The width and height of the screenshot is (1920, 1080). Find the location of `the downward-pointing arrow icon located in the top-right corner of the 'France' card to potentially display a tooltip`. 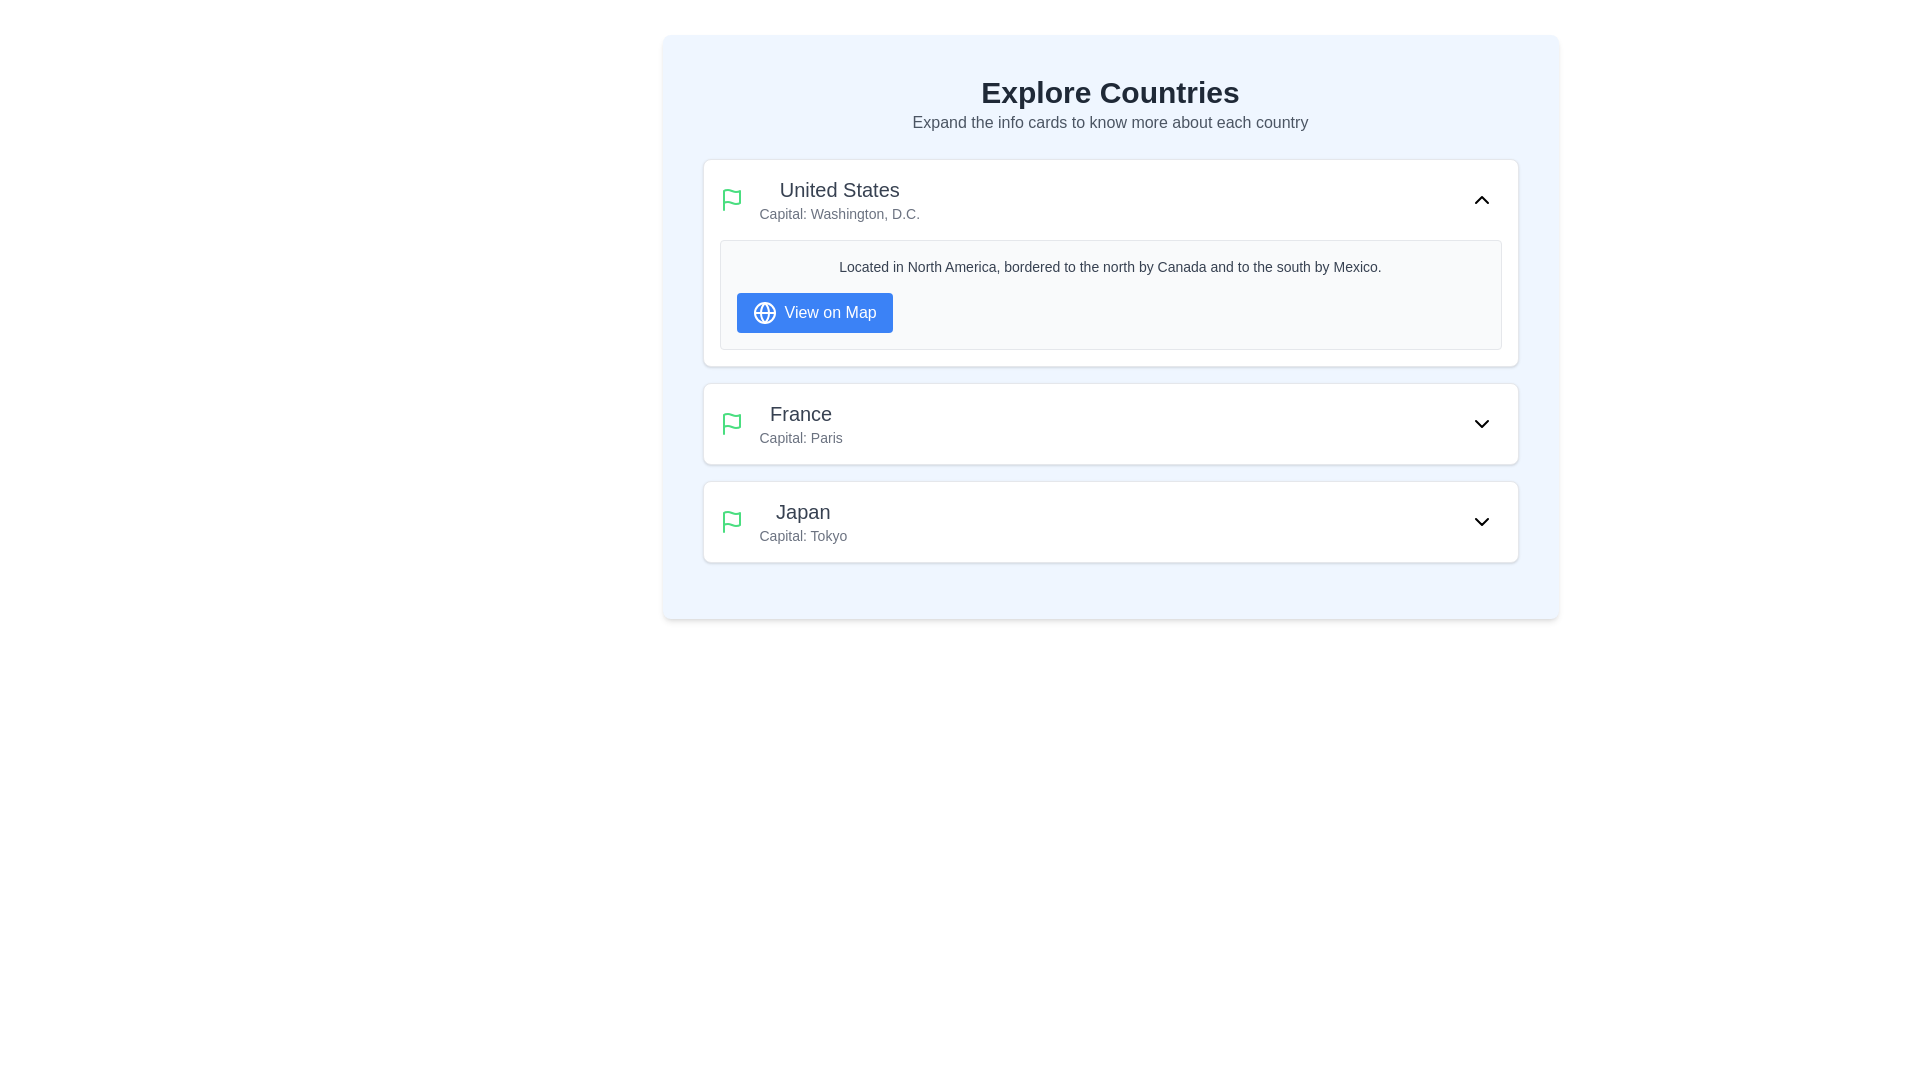

the downward-pointing arrow icon located in the top-right corner of the 'France' card to potentially display a tooltip is located at coordinates (1481, 423).